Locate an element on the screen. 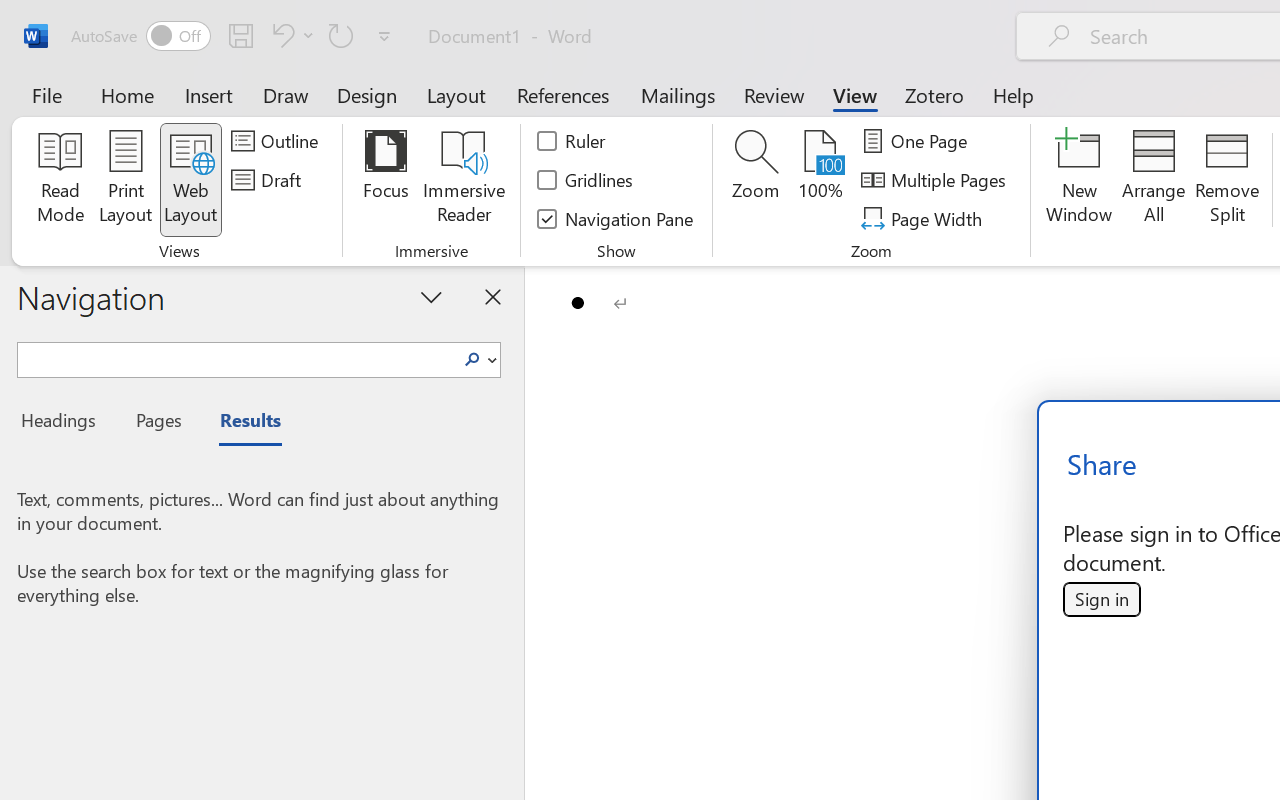  'Arrange All' is located at coordinates (1153, 179).